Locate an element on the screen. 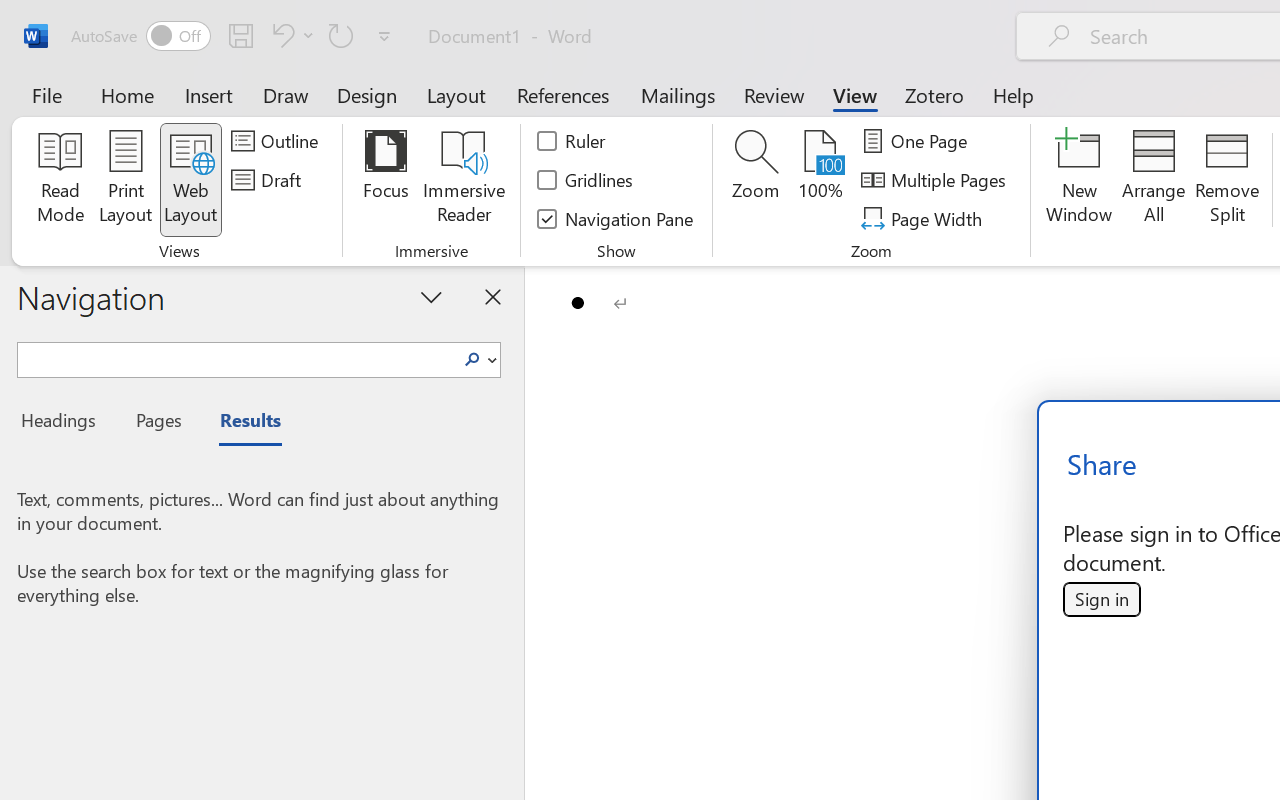  'Arrange All' is located at coordinates (1153, 179).